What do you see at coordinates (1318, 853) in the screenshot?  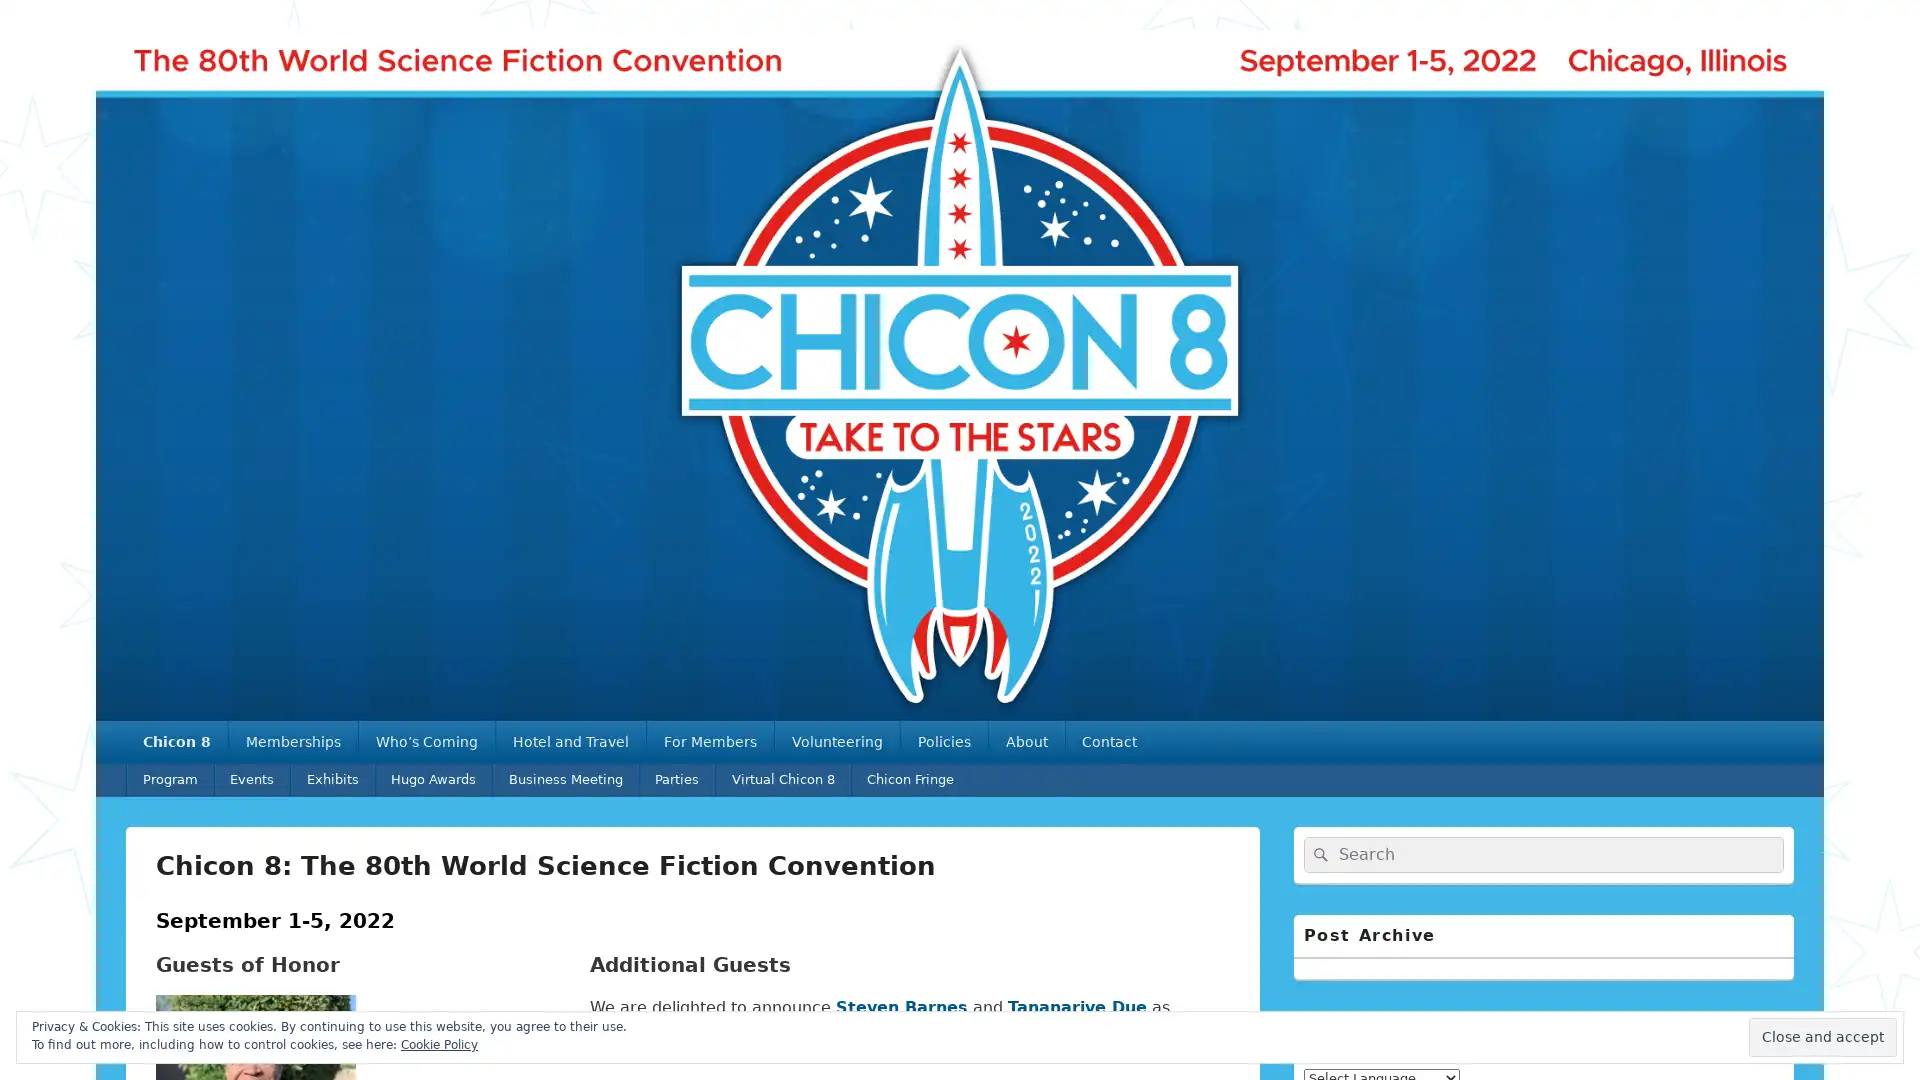 I see `Search` at bounding box center [1318, 853].